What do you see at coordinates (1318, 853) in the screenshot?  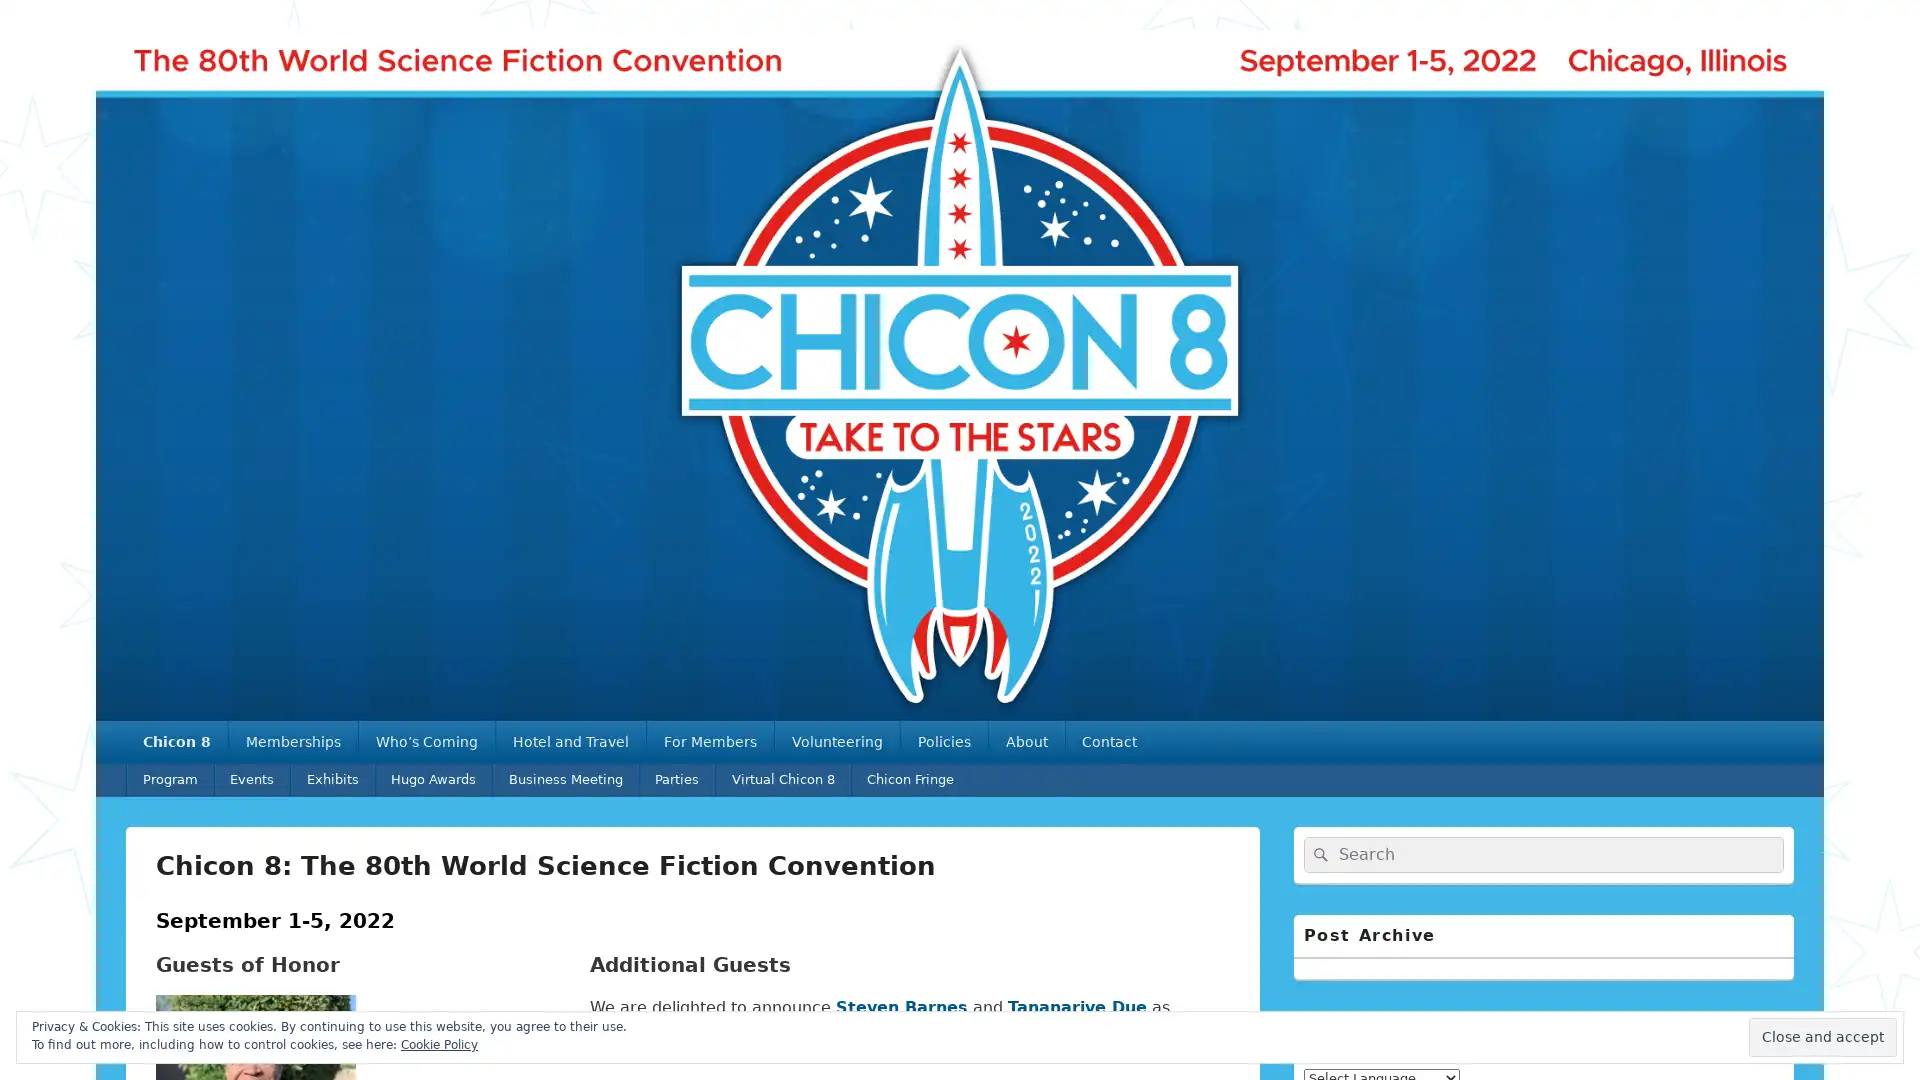 I see `Search` at bounding box center [1318, 853].